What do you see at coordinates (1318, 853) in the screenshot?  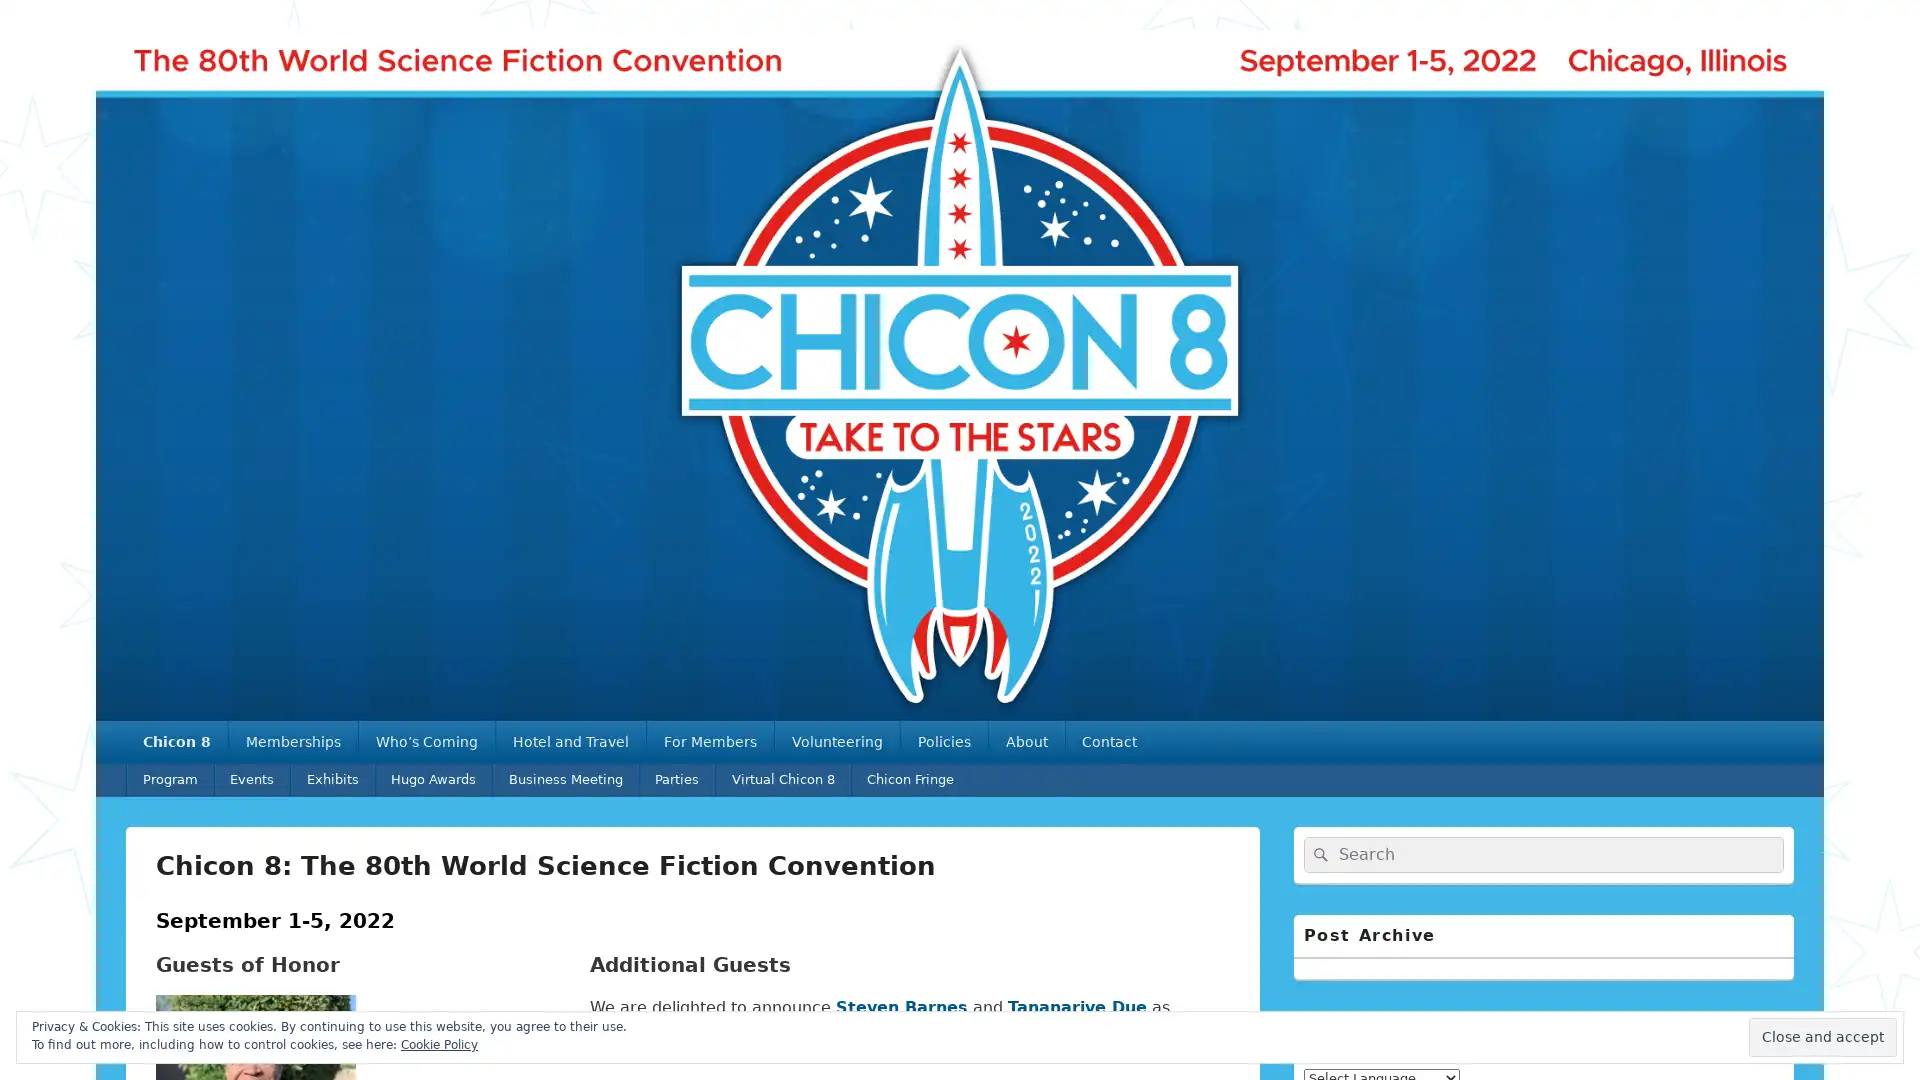 I see `Search` at bounding box center [1318, 853].